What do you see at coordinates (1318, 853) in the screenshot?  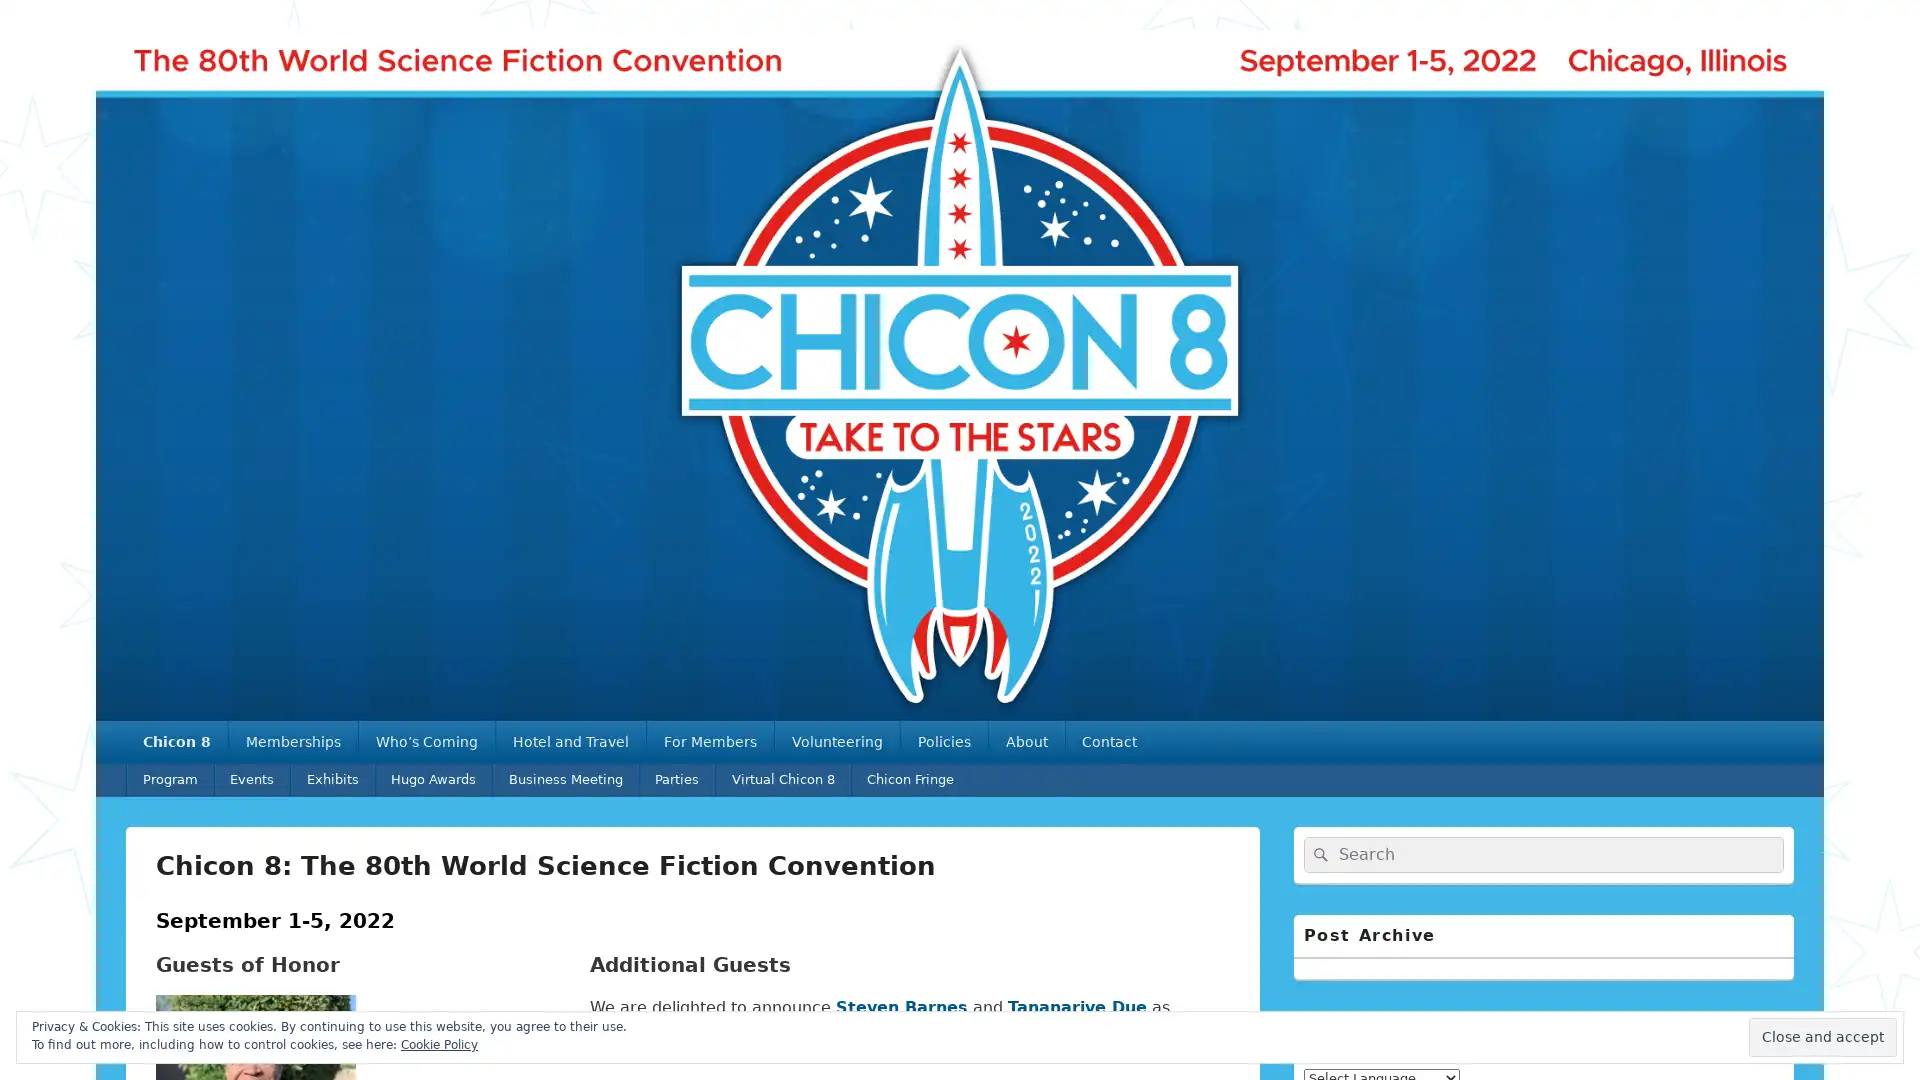 I see `Search` at bounding box center [1318, 853].